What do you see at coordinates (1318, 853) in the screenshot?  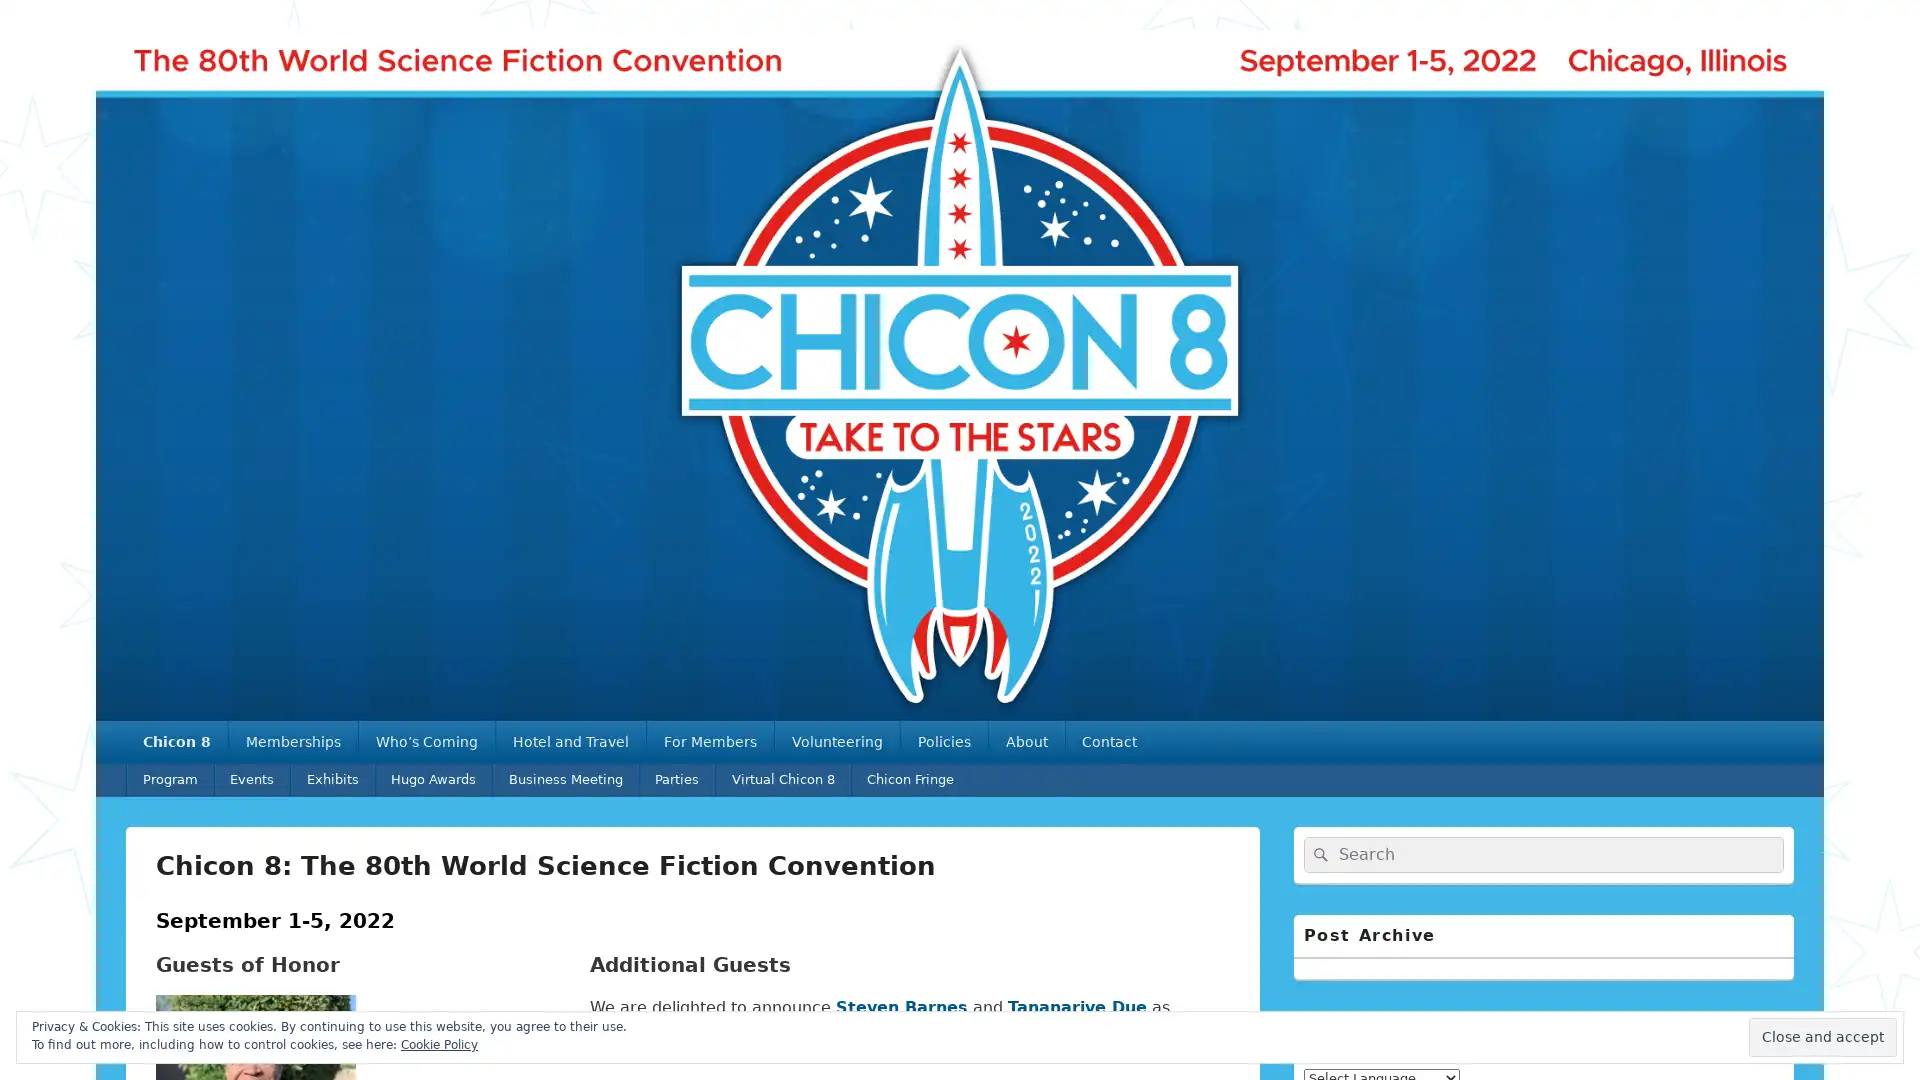 I see `Search` at bounding box center [1318, 853].